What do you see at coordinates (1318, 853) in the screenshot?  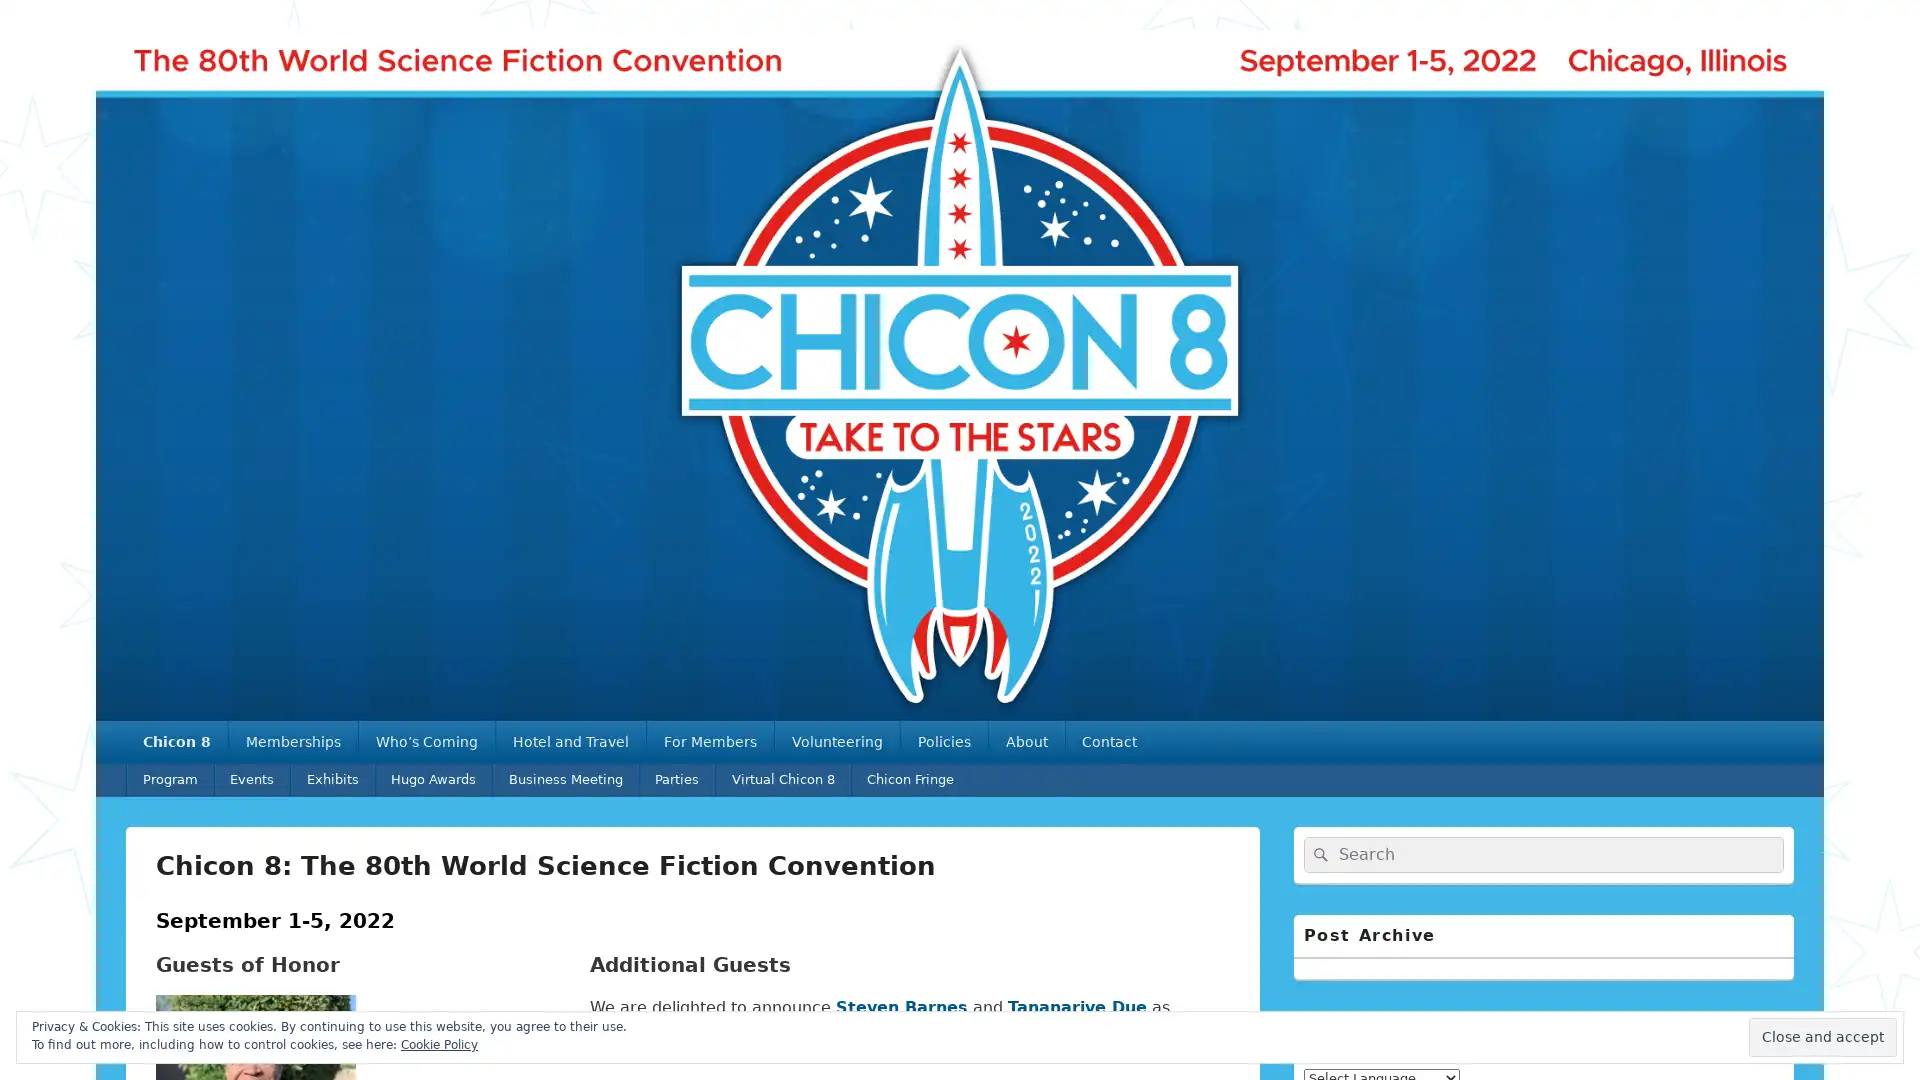 I see `Search` at bounding box center [1318, 853].